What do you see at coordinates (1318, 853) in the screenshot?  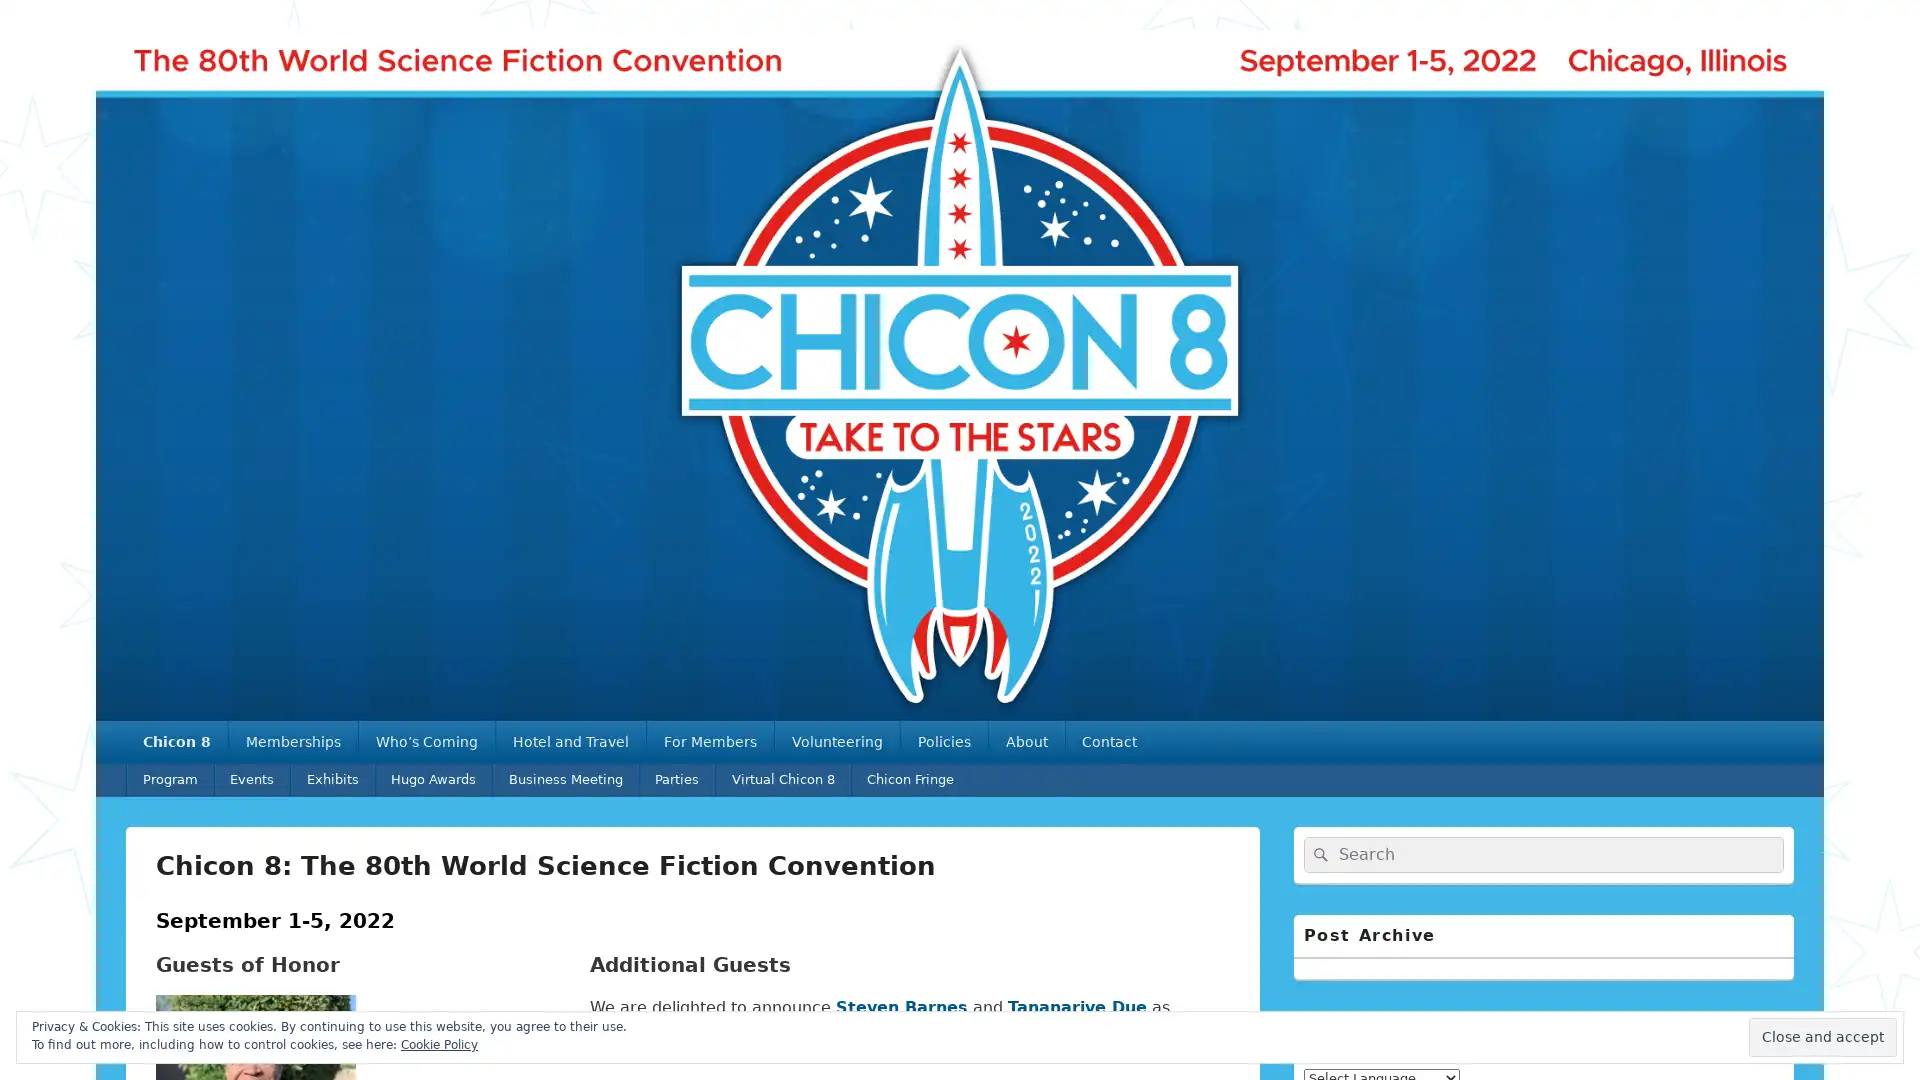 I see `Search` at bounding box center [1318, 853].